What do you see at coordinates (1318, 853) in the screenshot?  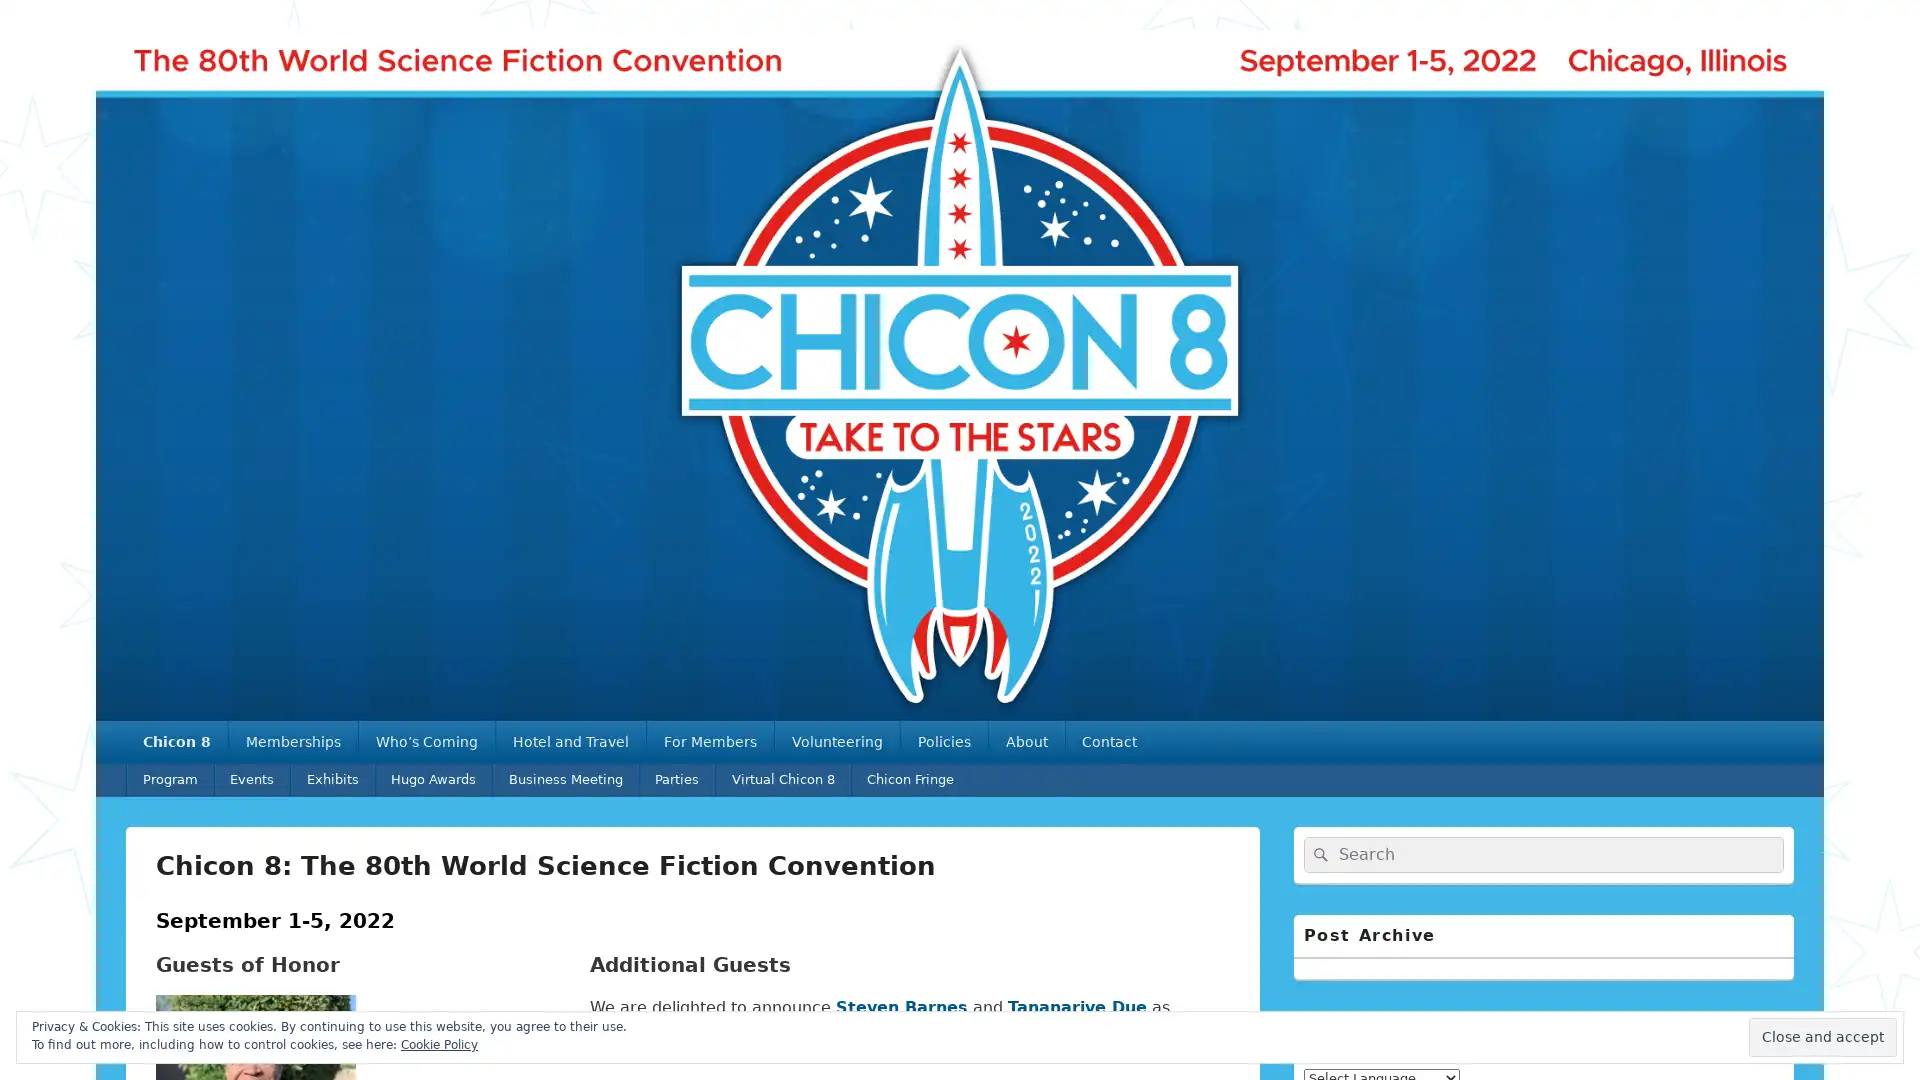 I see `Search` at bounding box center [1318, 853].